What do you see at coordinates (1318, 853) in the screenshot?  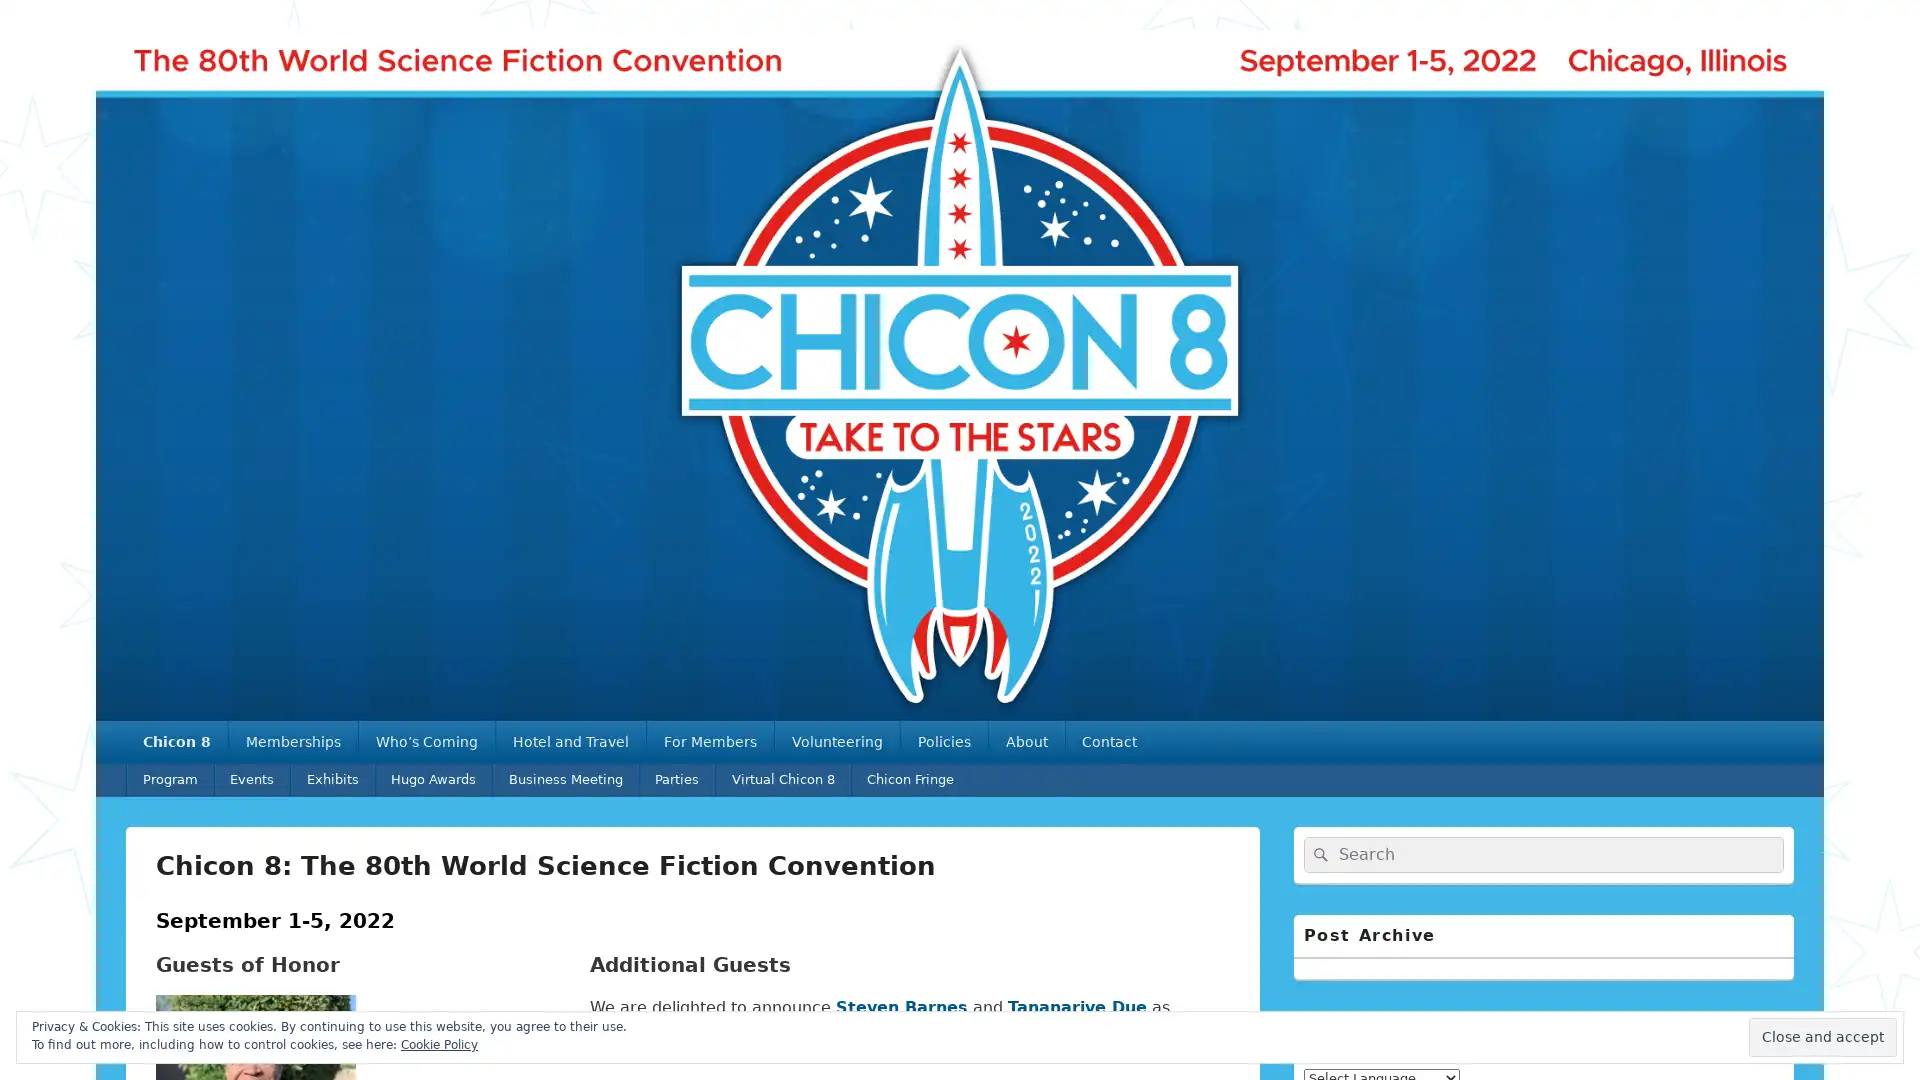 I see `Search` at bounding box center [1318, 853].